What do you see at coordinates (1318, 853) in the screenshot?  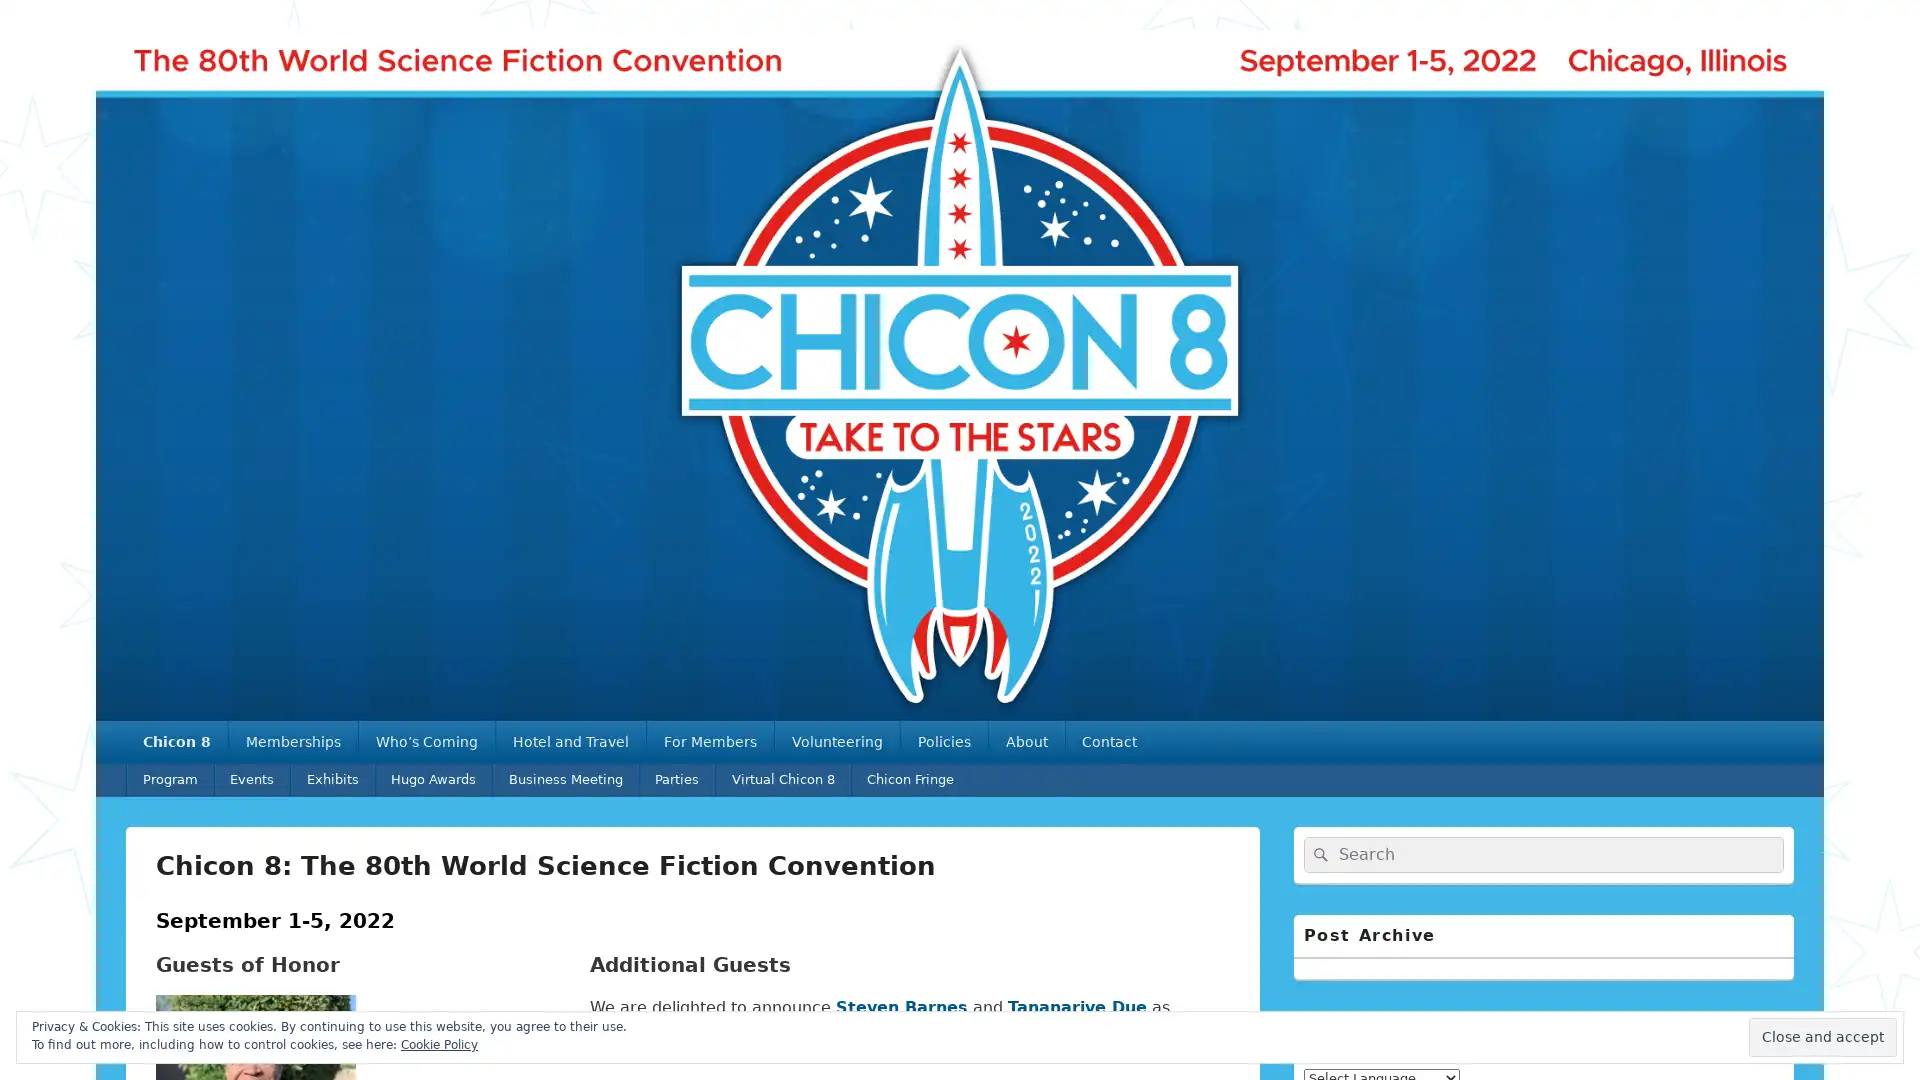 I see `Search` at bounding box center [1318, 853].